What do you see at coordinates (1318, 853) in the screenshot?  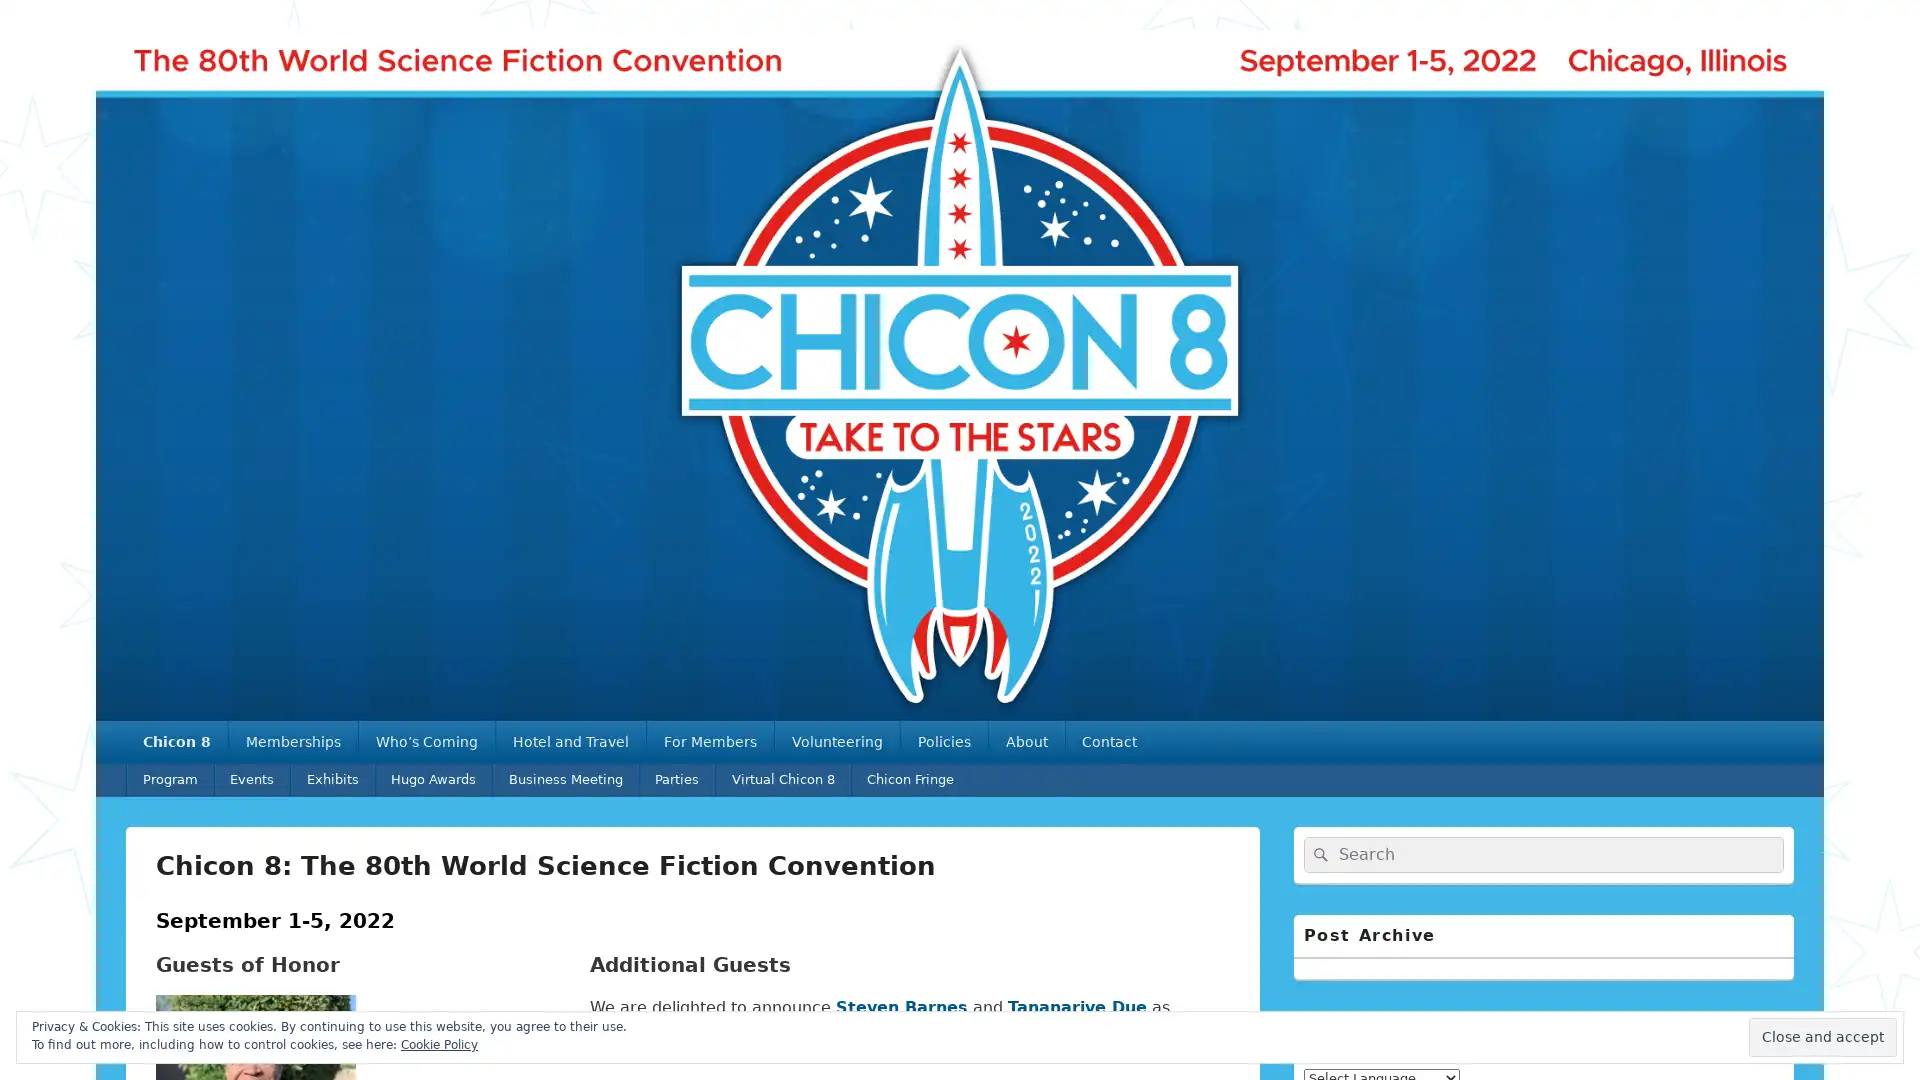 I see `Search` at bounding box center [1318, 853].